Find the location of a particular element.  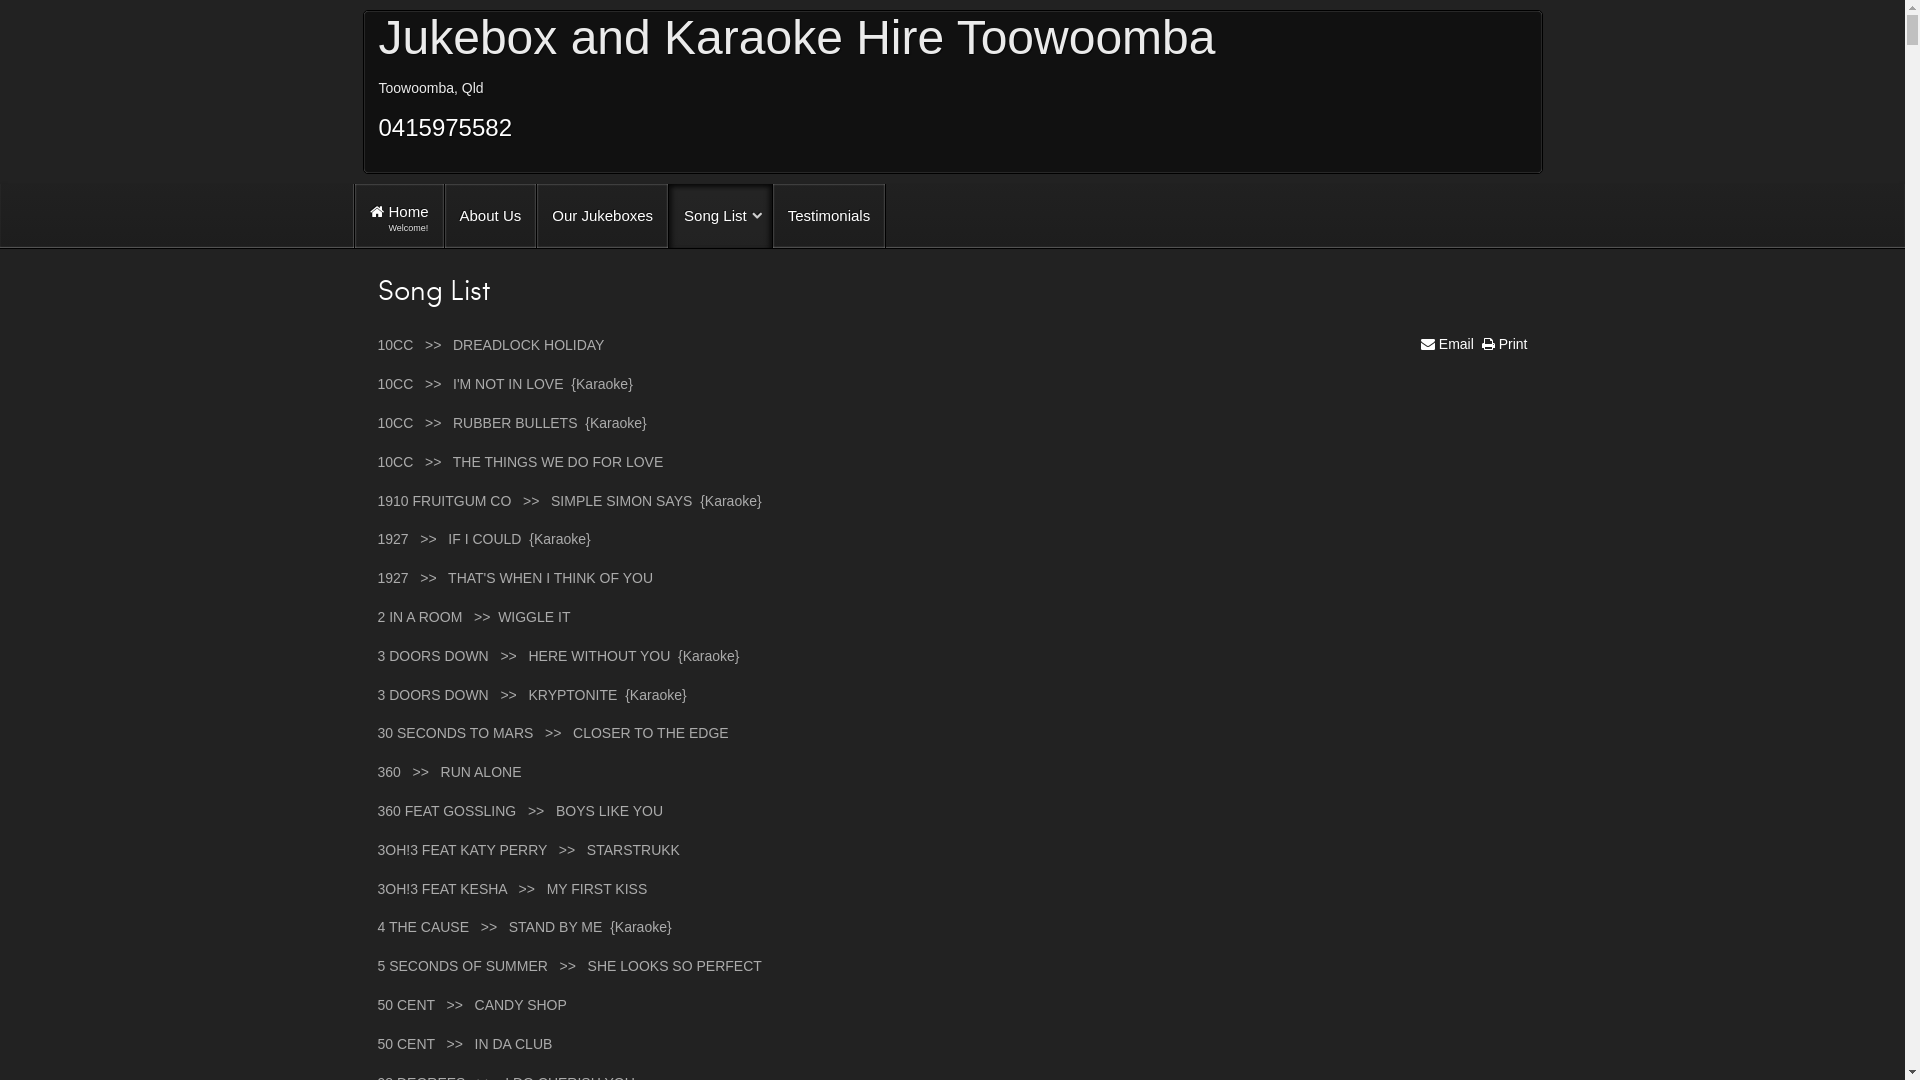

'About Us' is located at coordinates (490, 216).